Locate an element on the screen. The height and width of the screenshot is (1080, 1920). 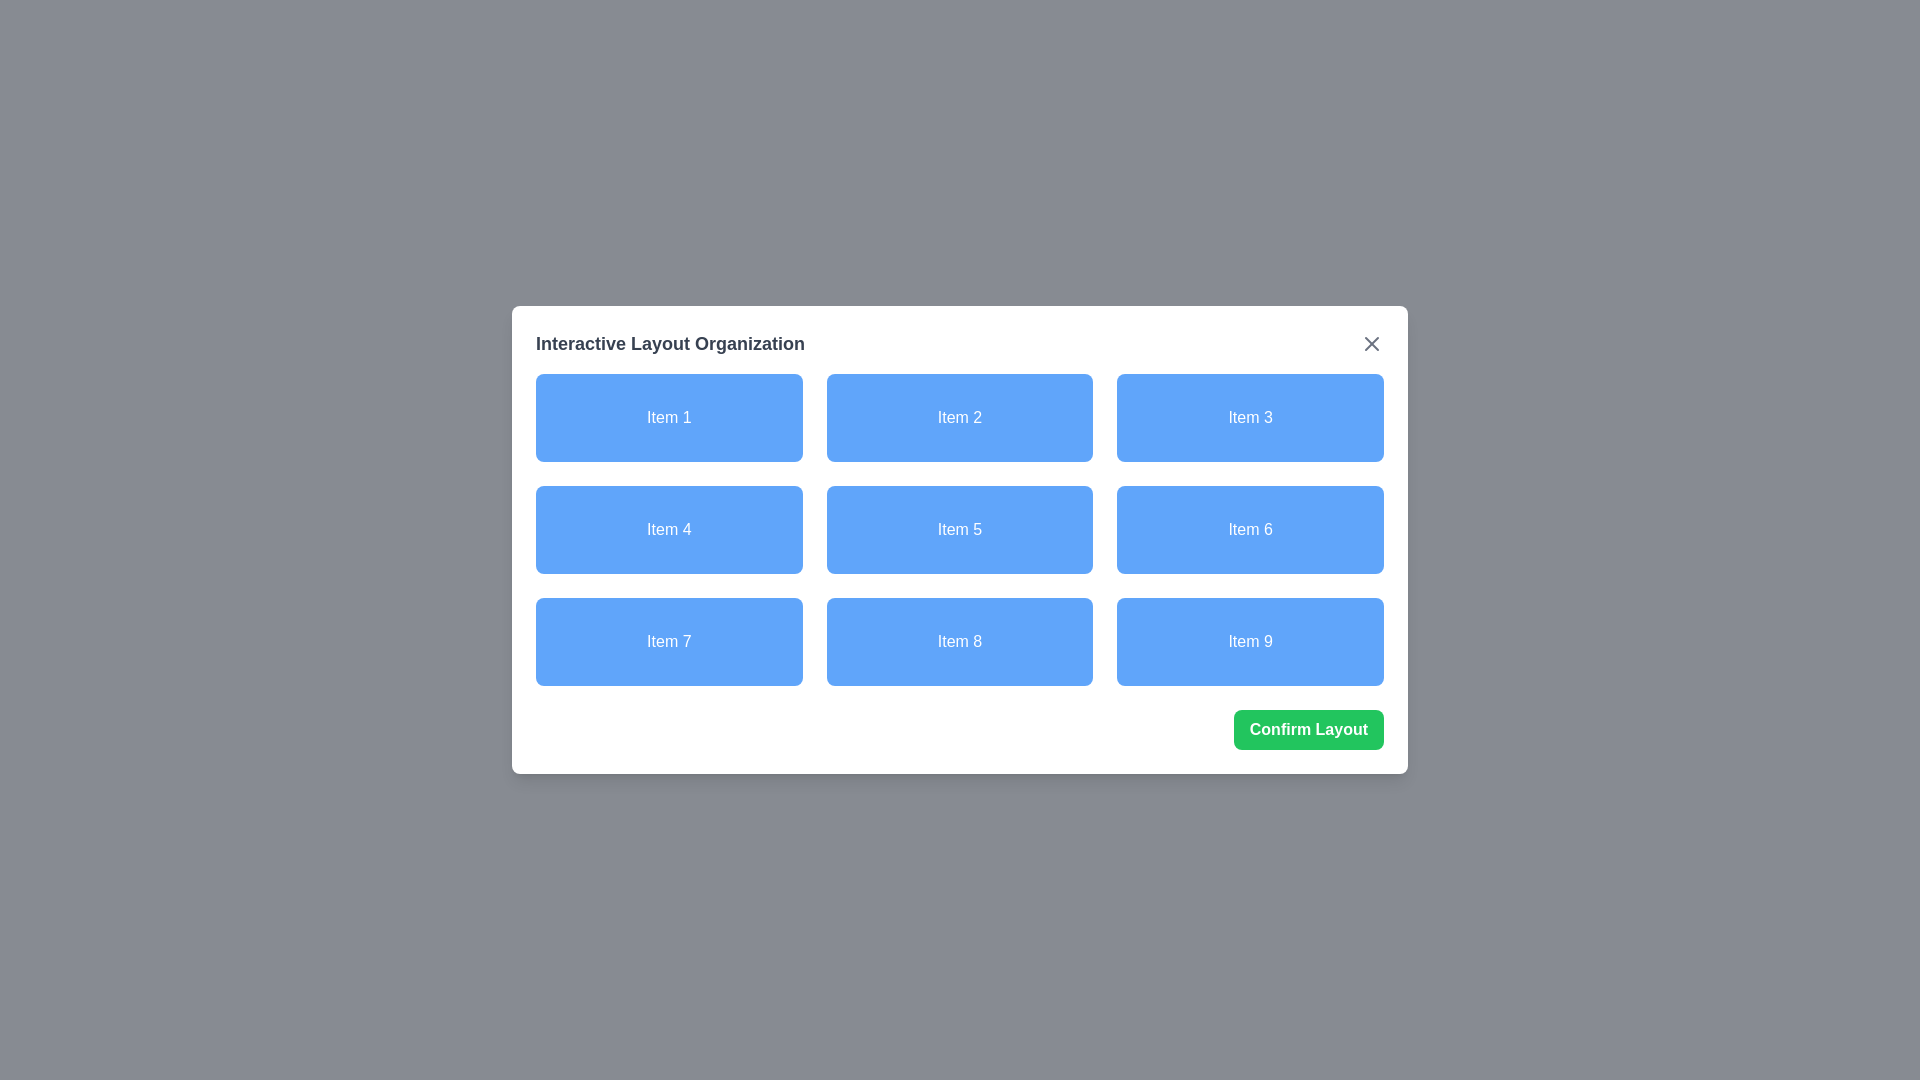
'Confirm Layout' button to confirm the layout is located at coordinates (1308, 729).